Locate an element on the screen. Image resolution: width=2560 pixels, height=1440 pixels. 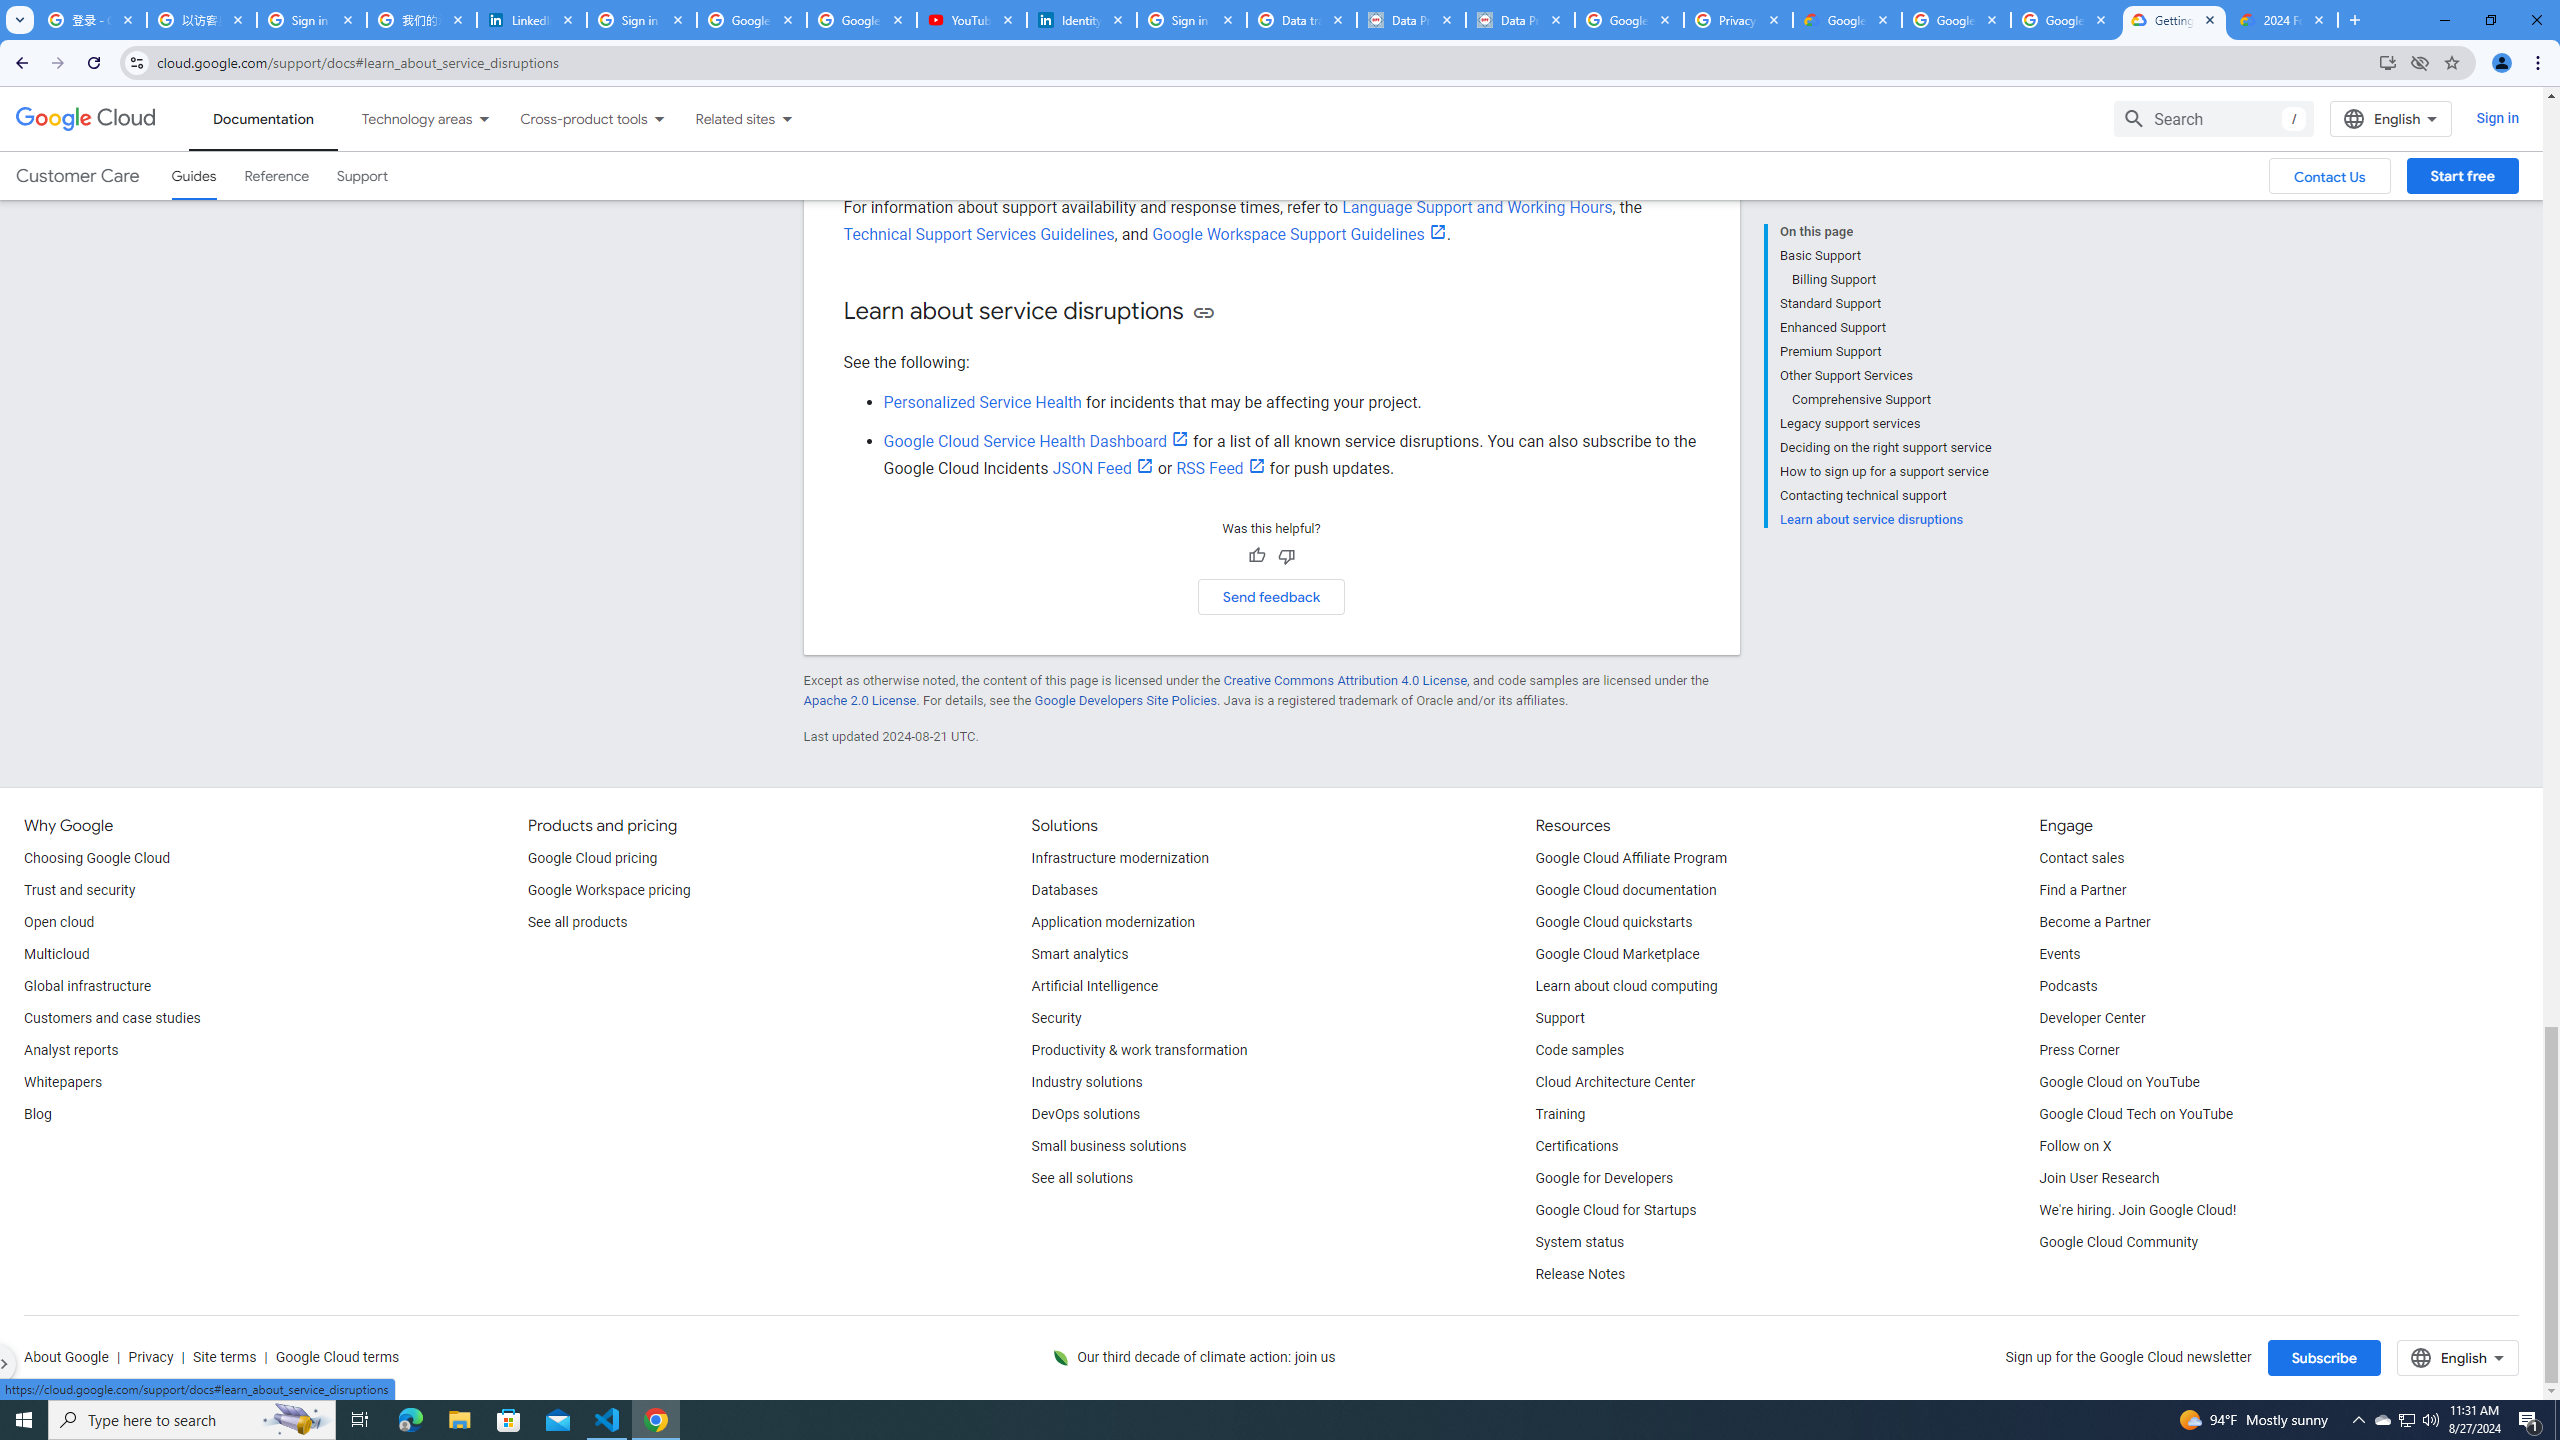
'Copy link to this section: Learn about service disruptions' is located at coordinates (1202, 311).